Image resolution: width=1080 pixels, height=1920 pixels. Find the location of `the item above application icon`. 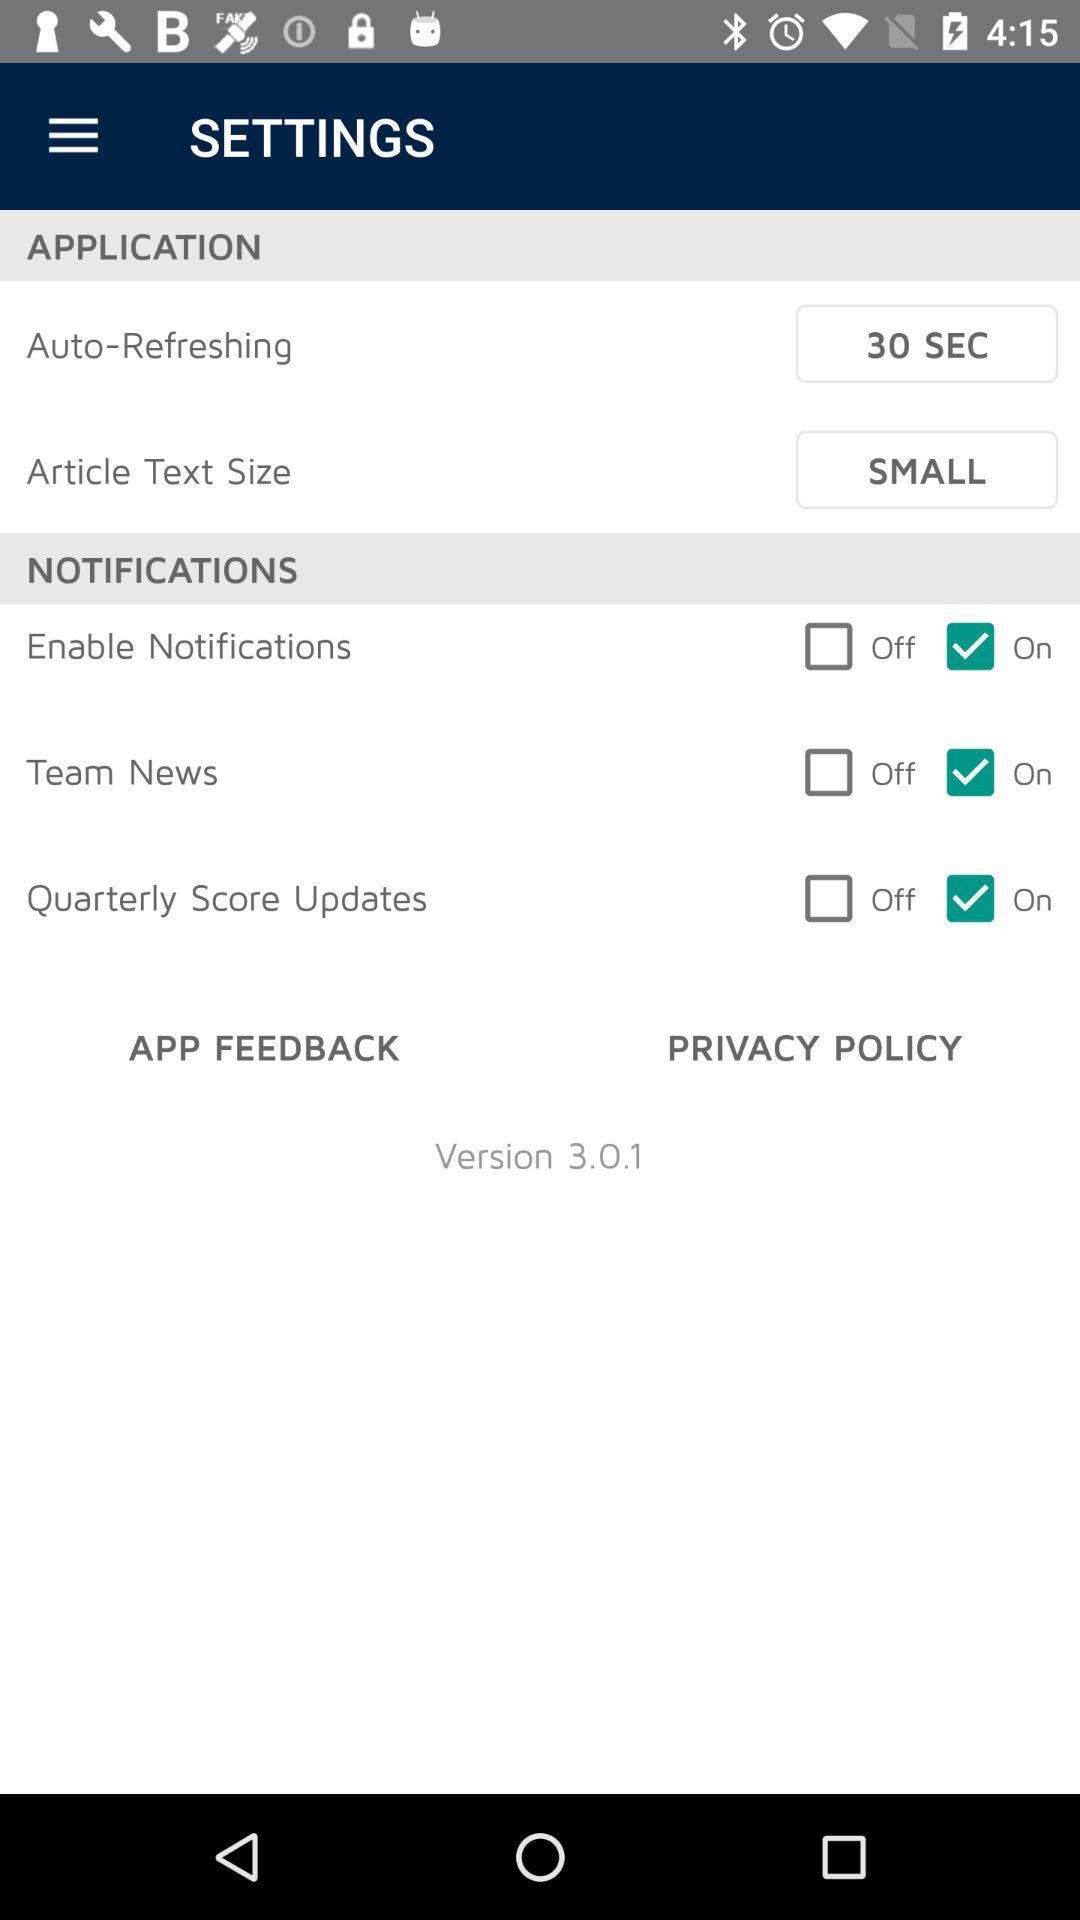

the item above application icon is located at coordinates (72, 135).